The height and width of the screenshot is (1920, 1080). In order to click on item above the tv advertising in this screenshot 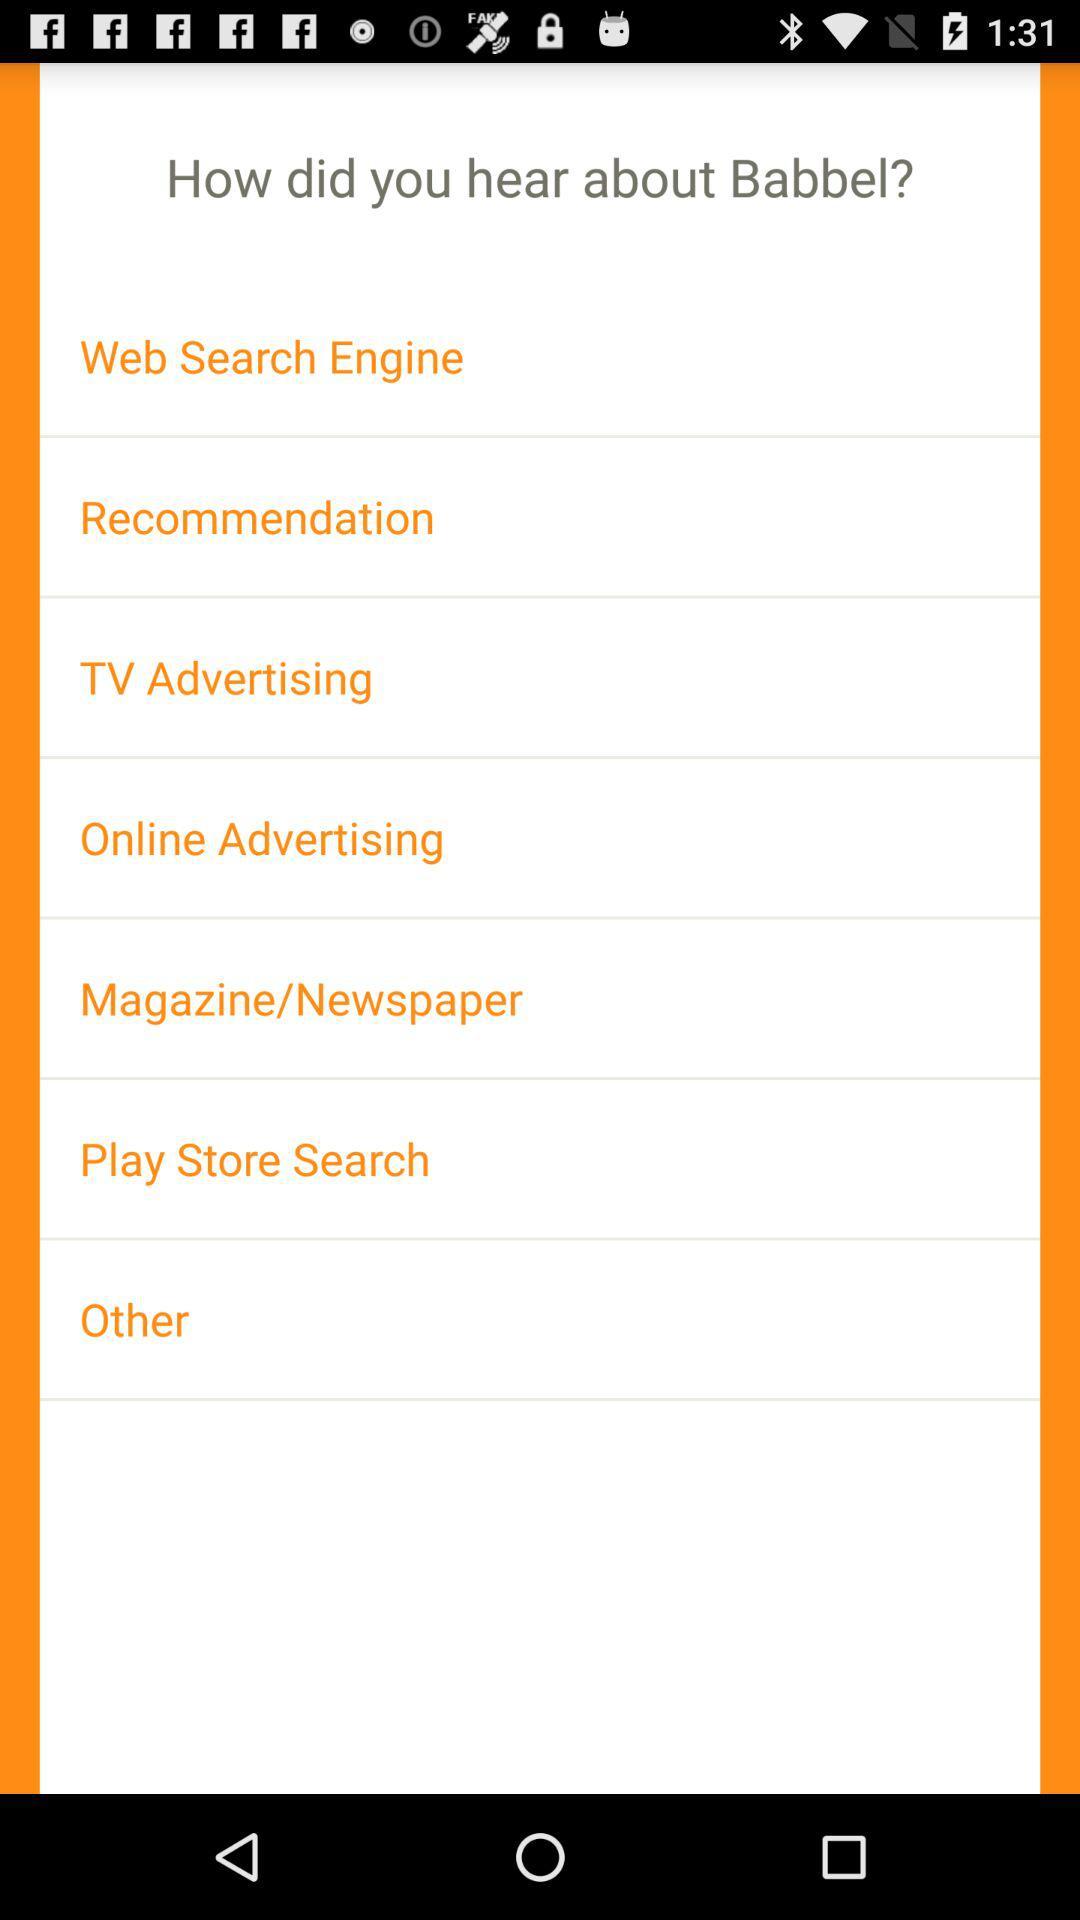, I will do `click(540, 516)`.